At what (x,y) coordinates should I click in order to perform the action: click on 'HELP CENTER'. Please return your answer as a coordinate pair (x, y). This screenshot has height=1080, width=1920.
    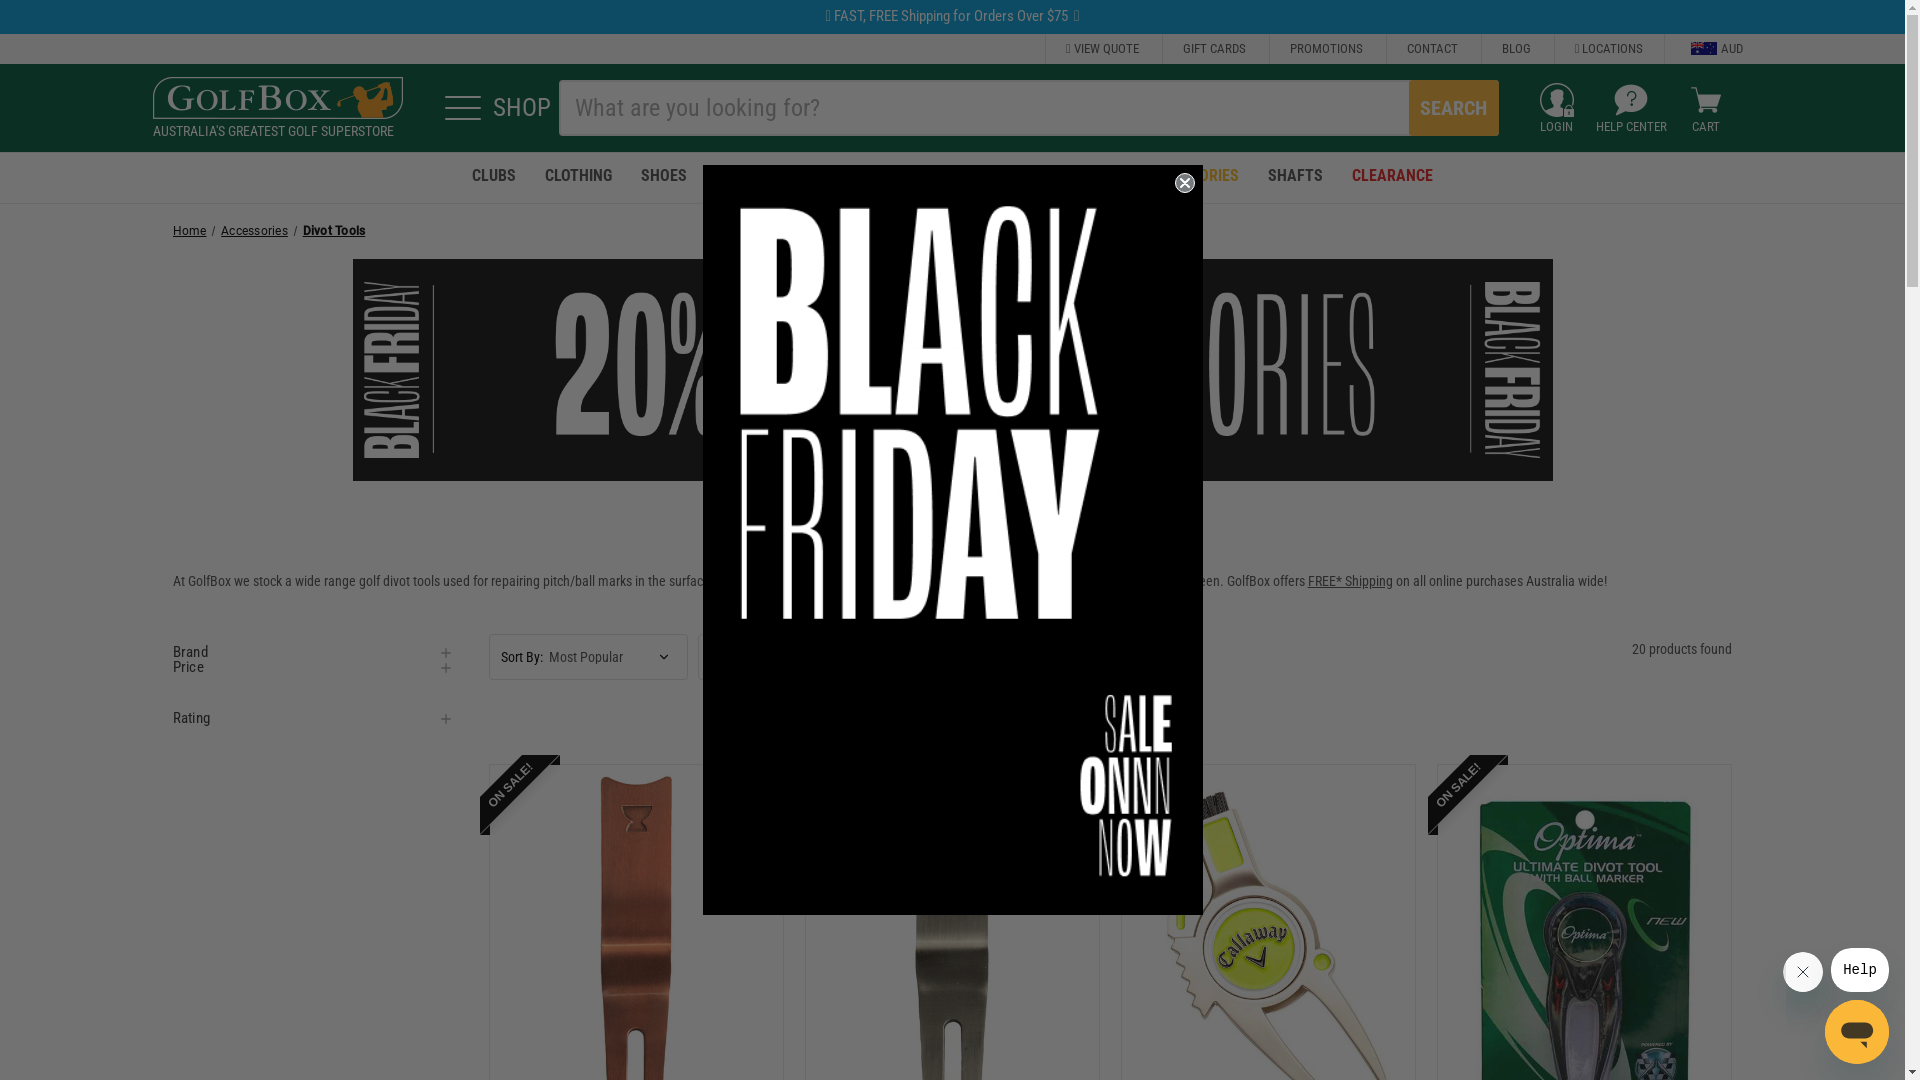
    Looking at the image, I should click on (1631, 108).